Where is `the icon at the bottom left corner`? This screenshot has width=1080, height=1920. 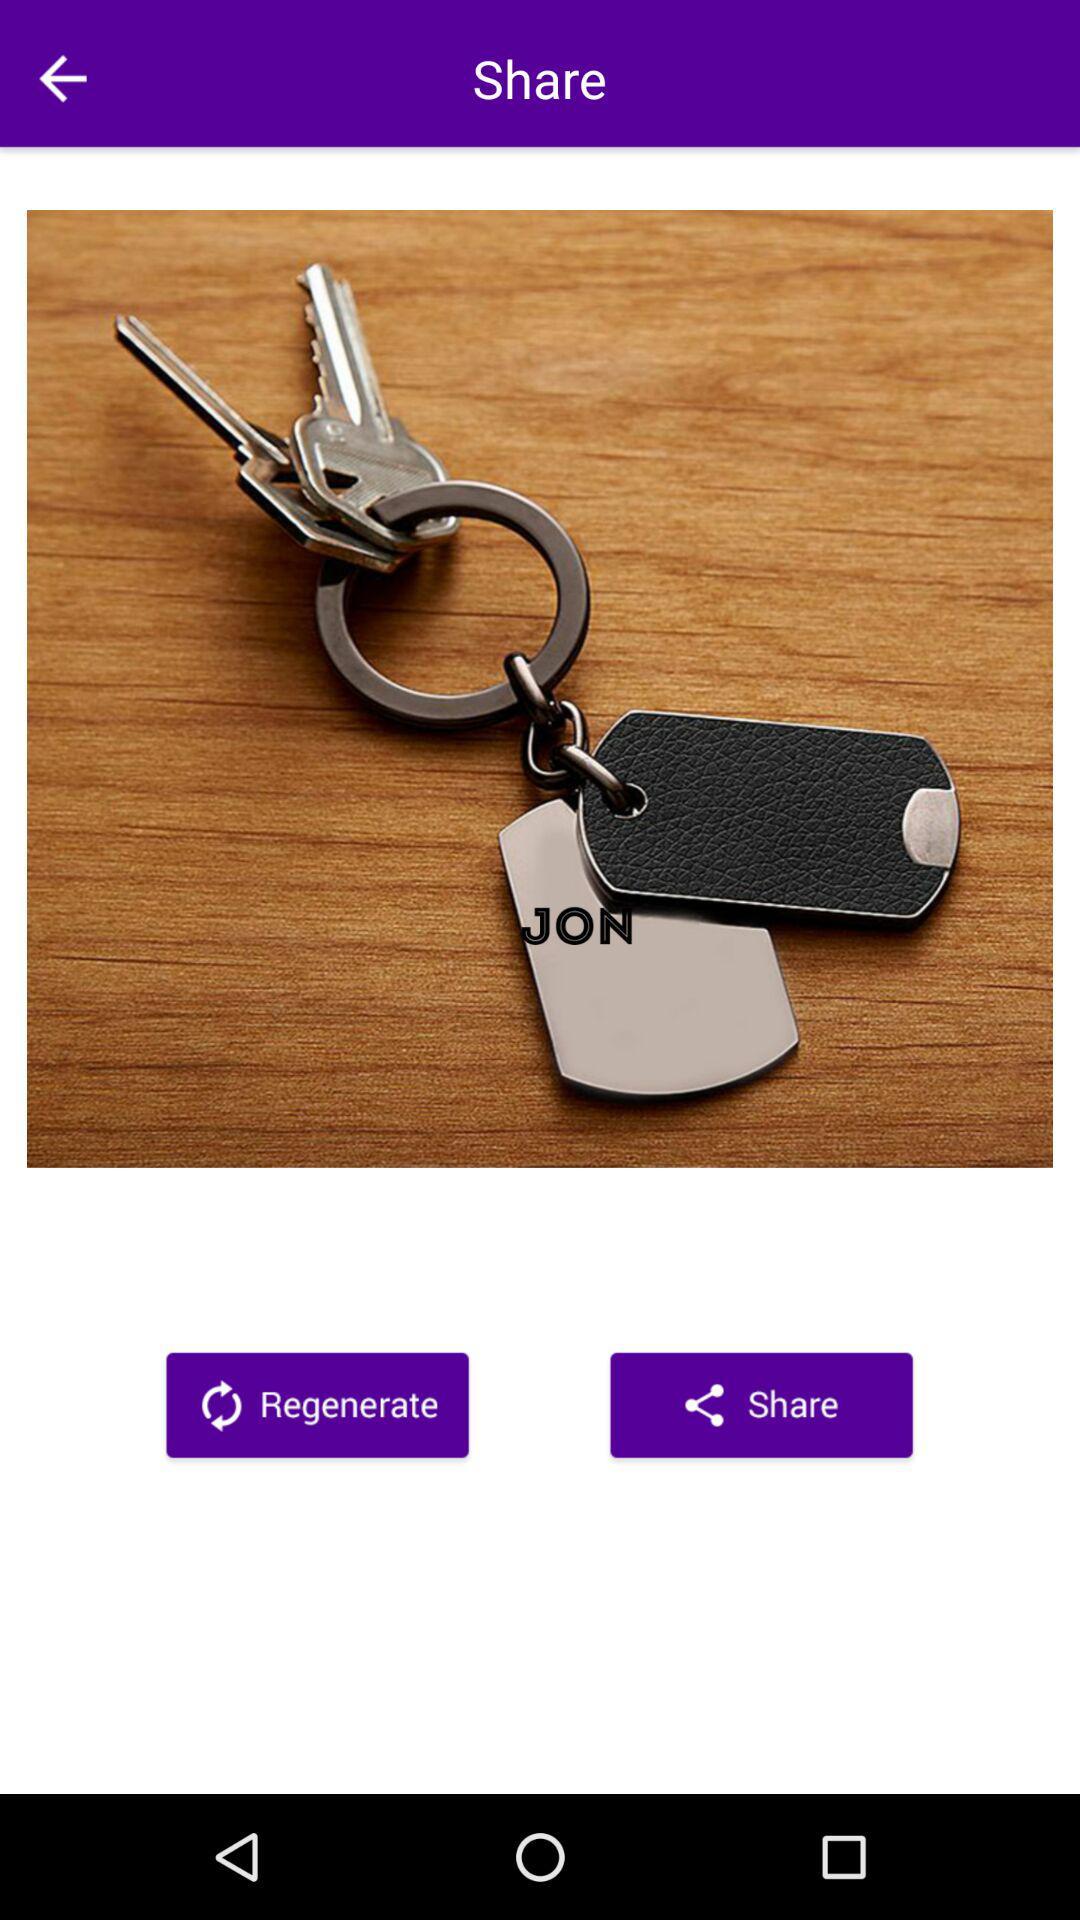
the icon at the bottom left corner is located at coordinates (316, 1408).